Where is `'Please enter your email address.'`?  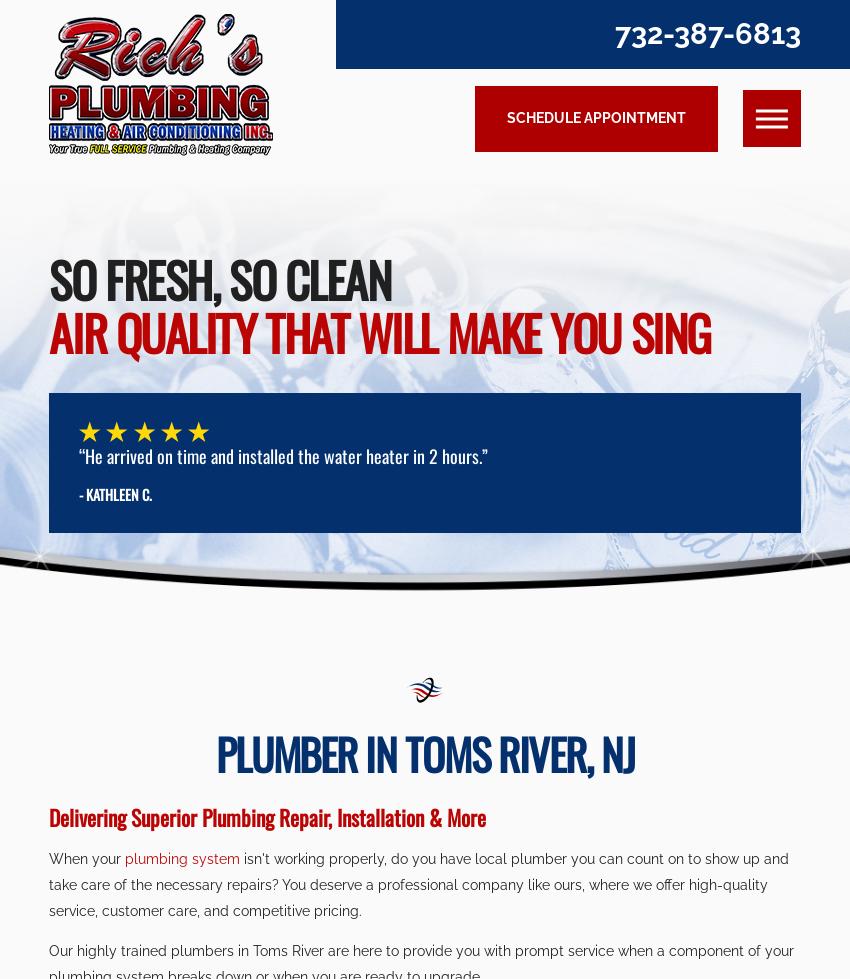
'Please enter your email address.' is located at coordinates (653, 251).